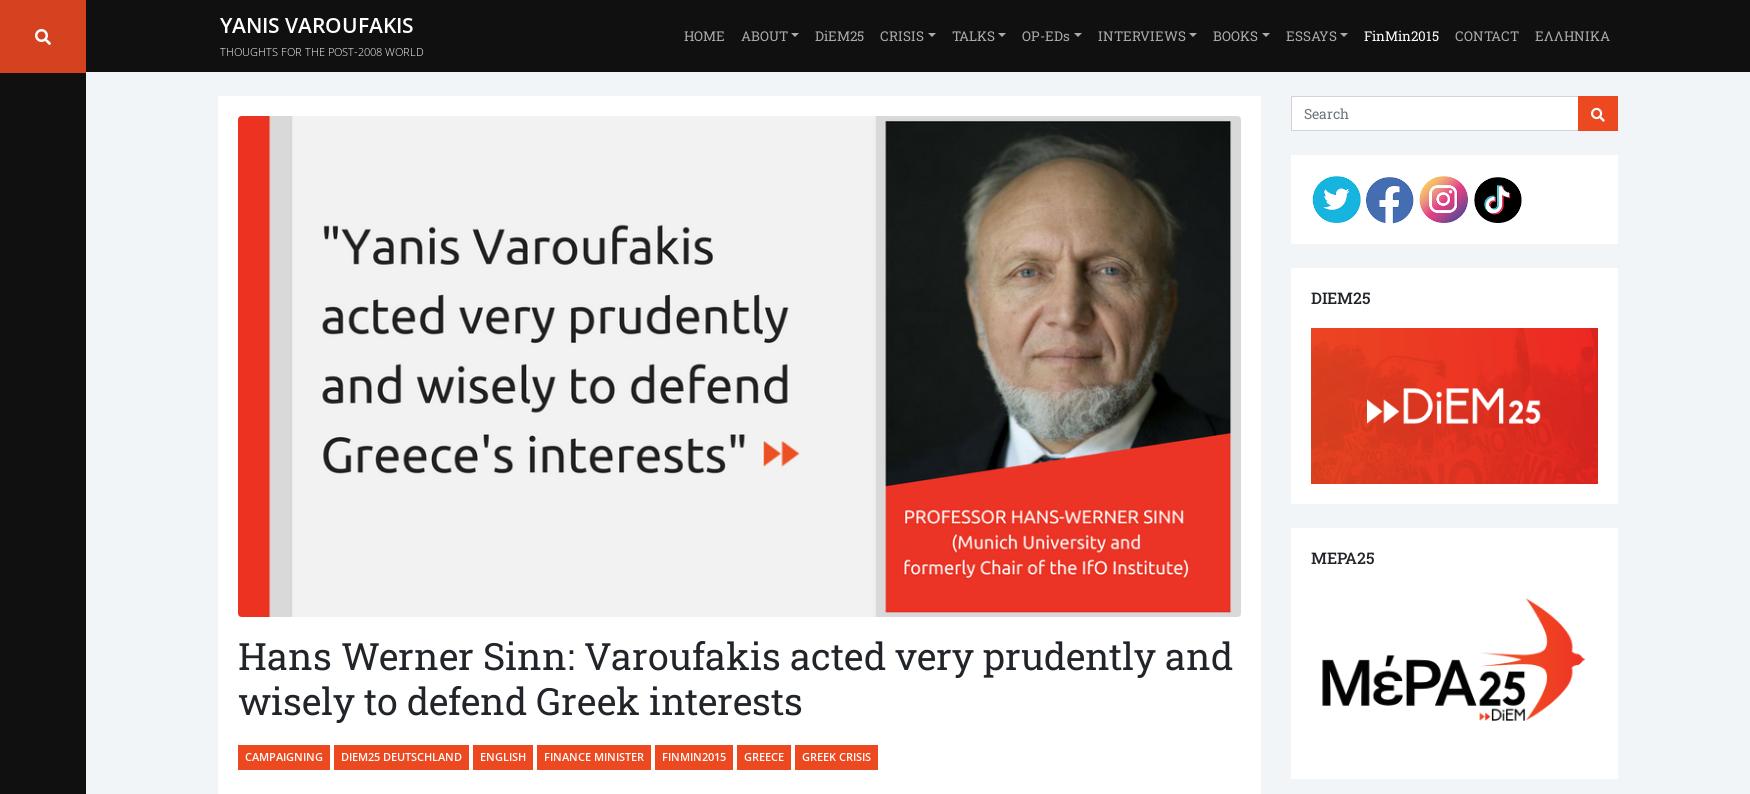  Describe the element at coordinates (735, 677) in the screenshot. I see `'Hans Werner Sinn: Varoufakis acted very prudently and wisely to defend Greek interests'` at that location.